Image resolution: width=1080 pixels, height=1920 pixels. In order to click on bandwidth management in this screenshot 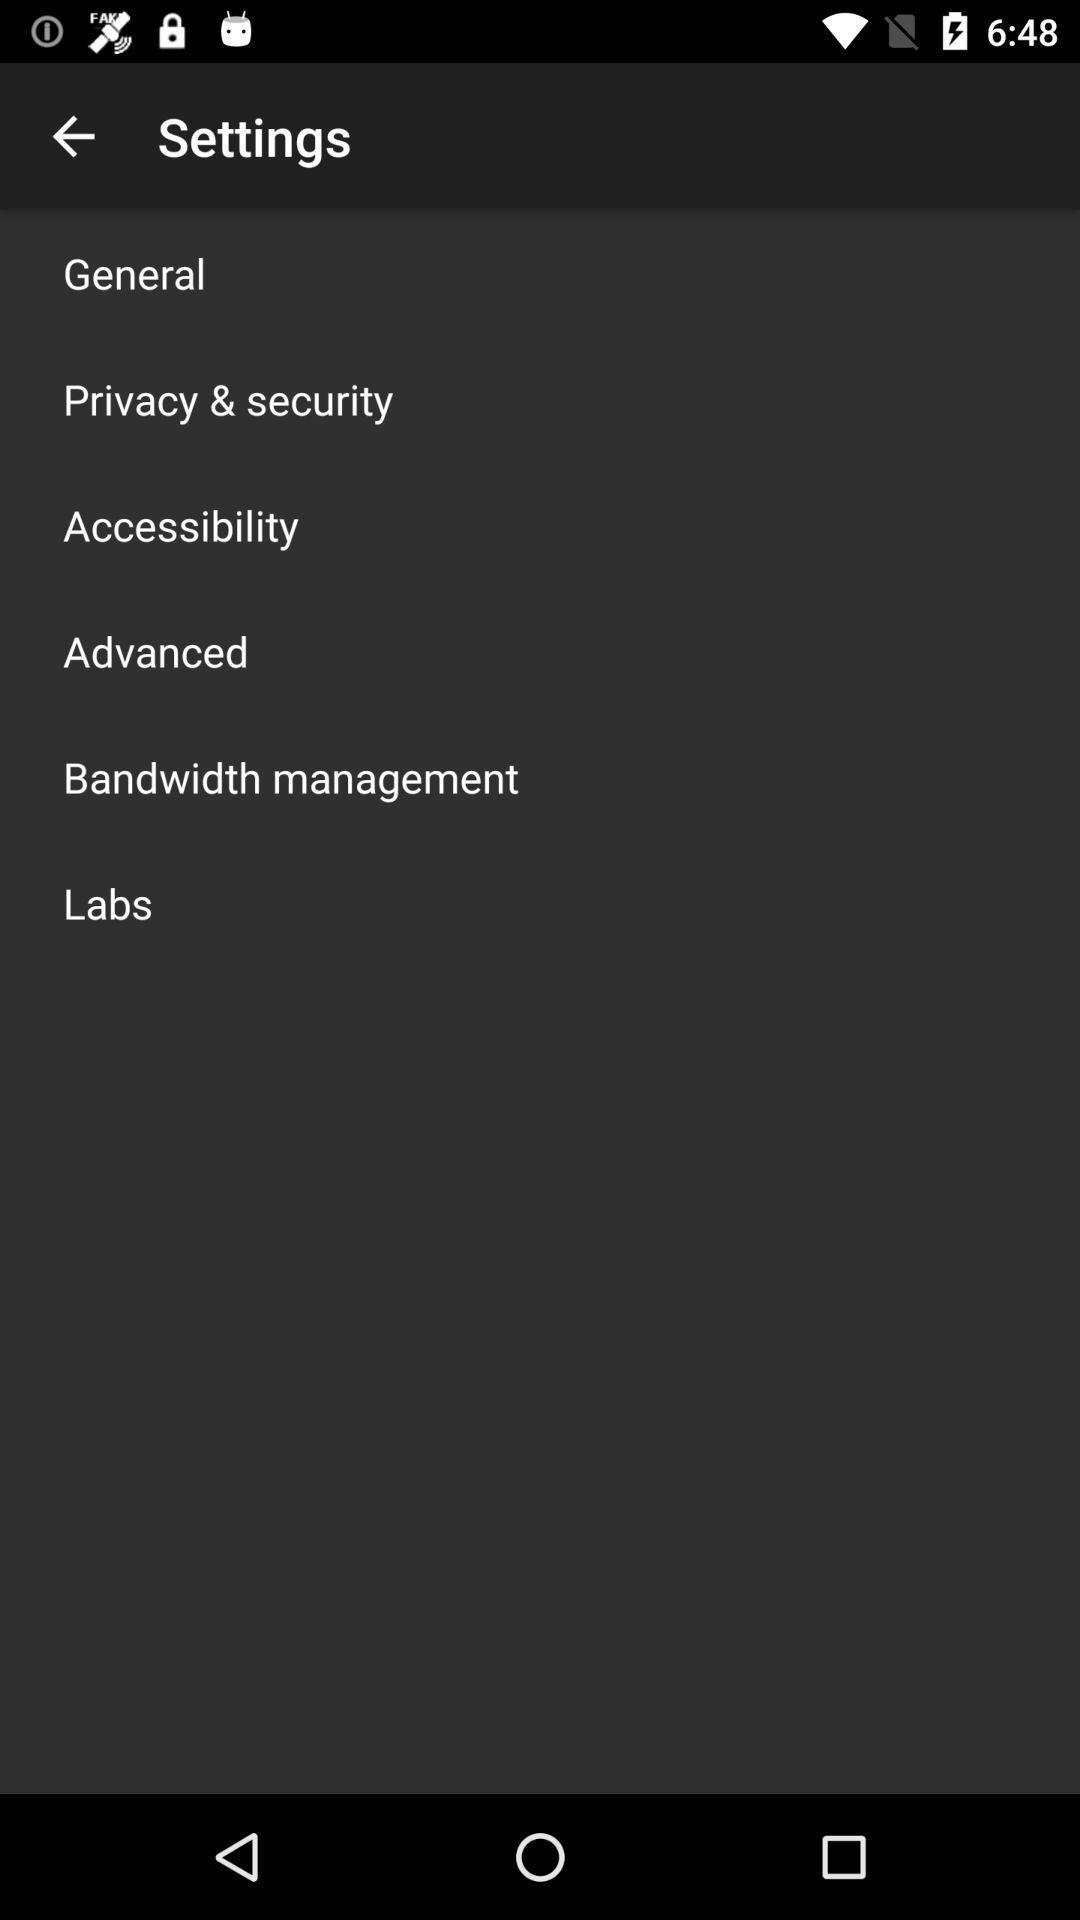, I will do `click(290, 776)`.